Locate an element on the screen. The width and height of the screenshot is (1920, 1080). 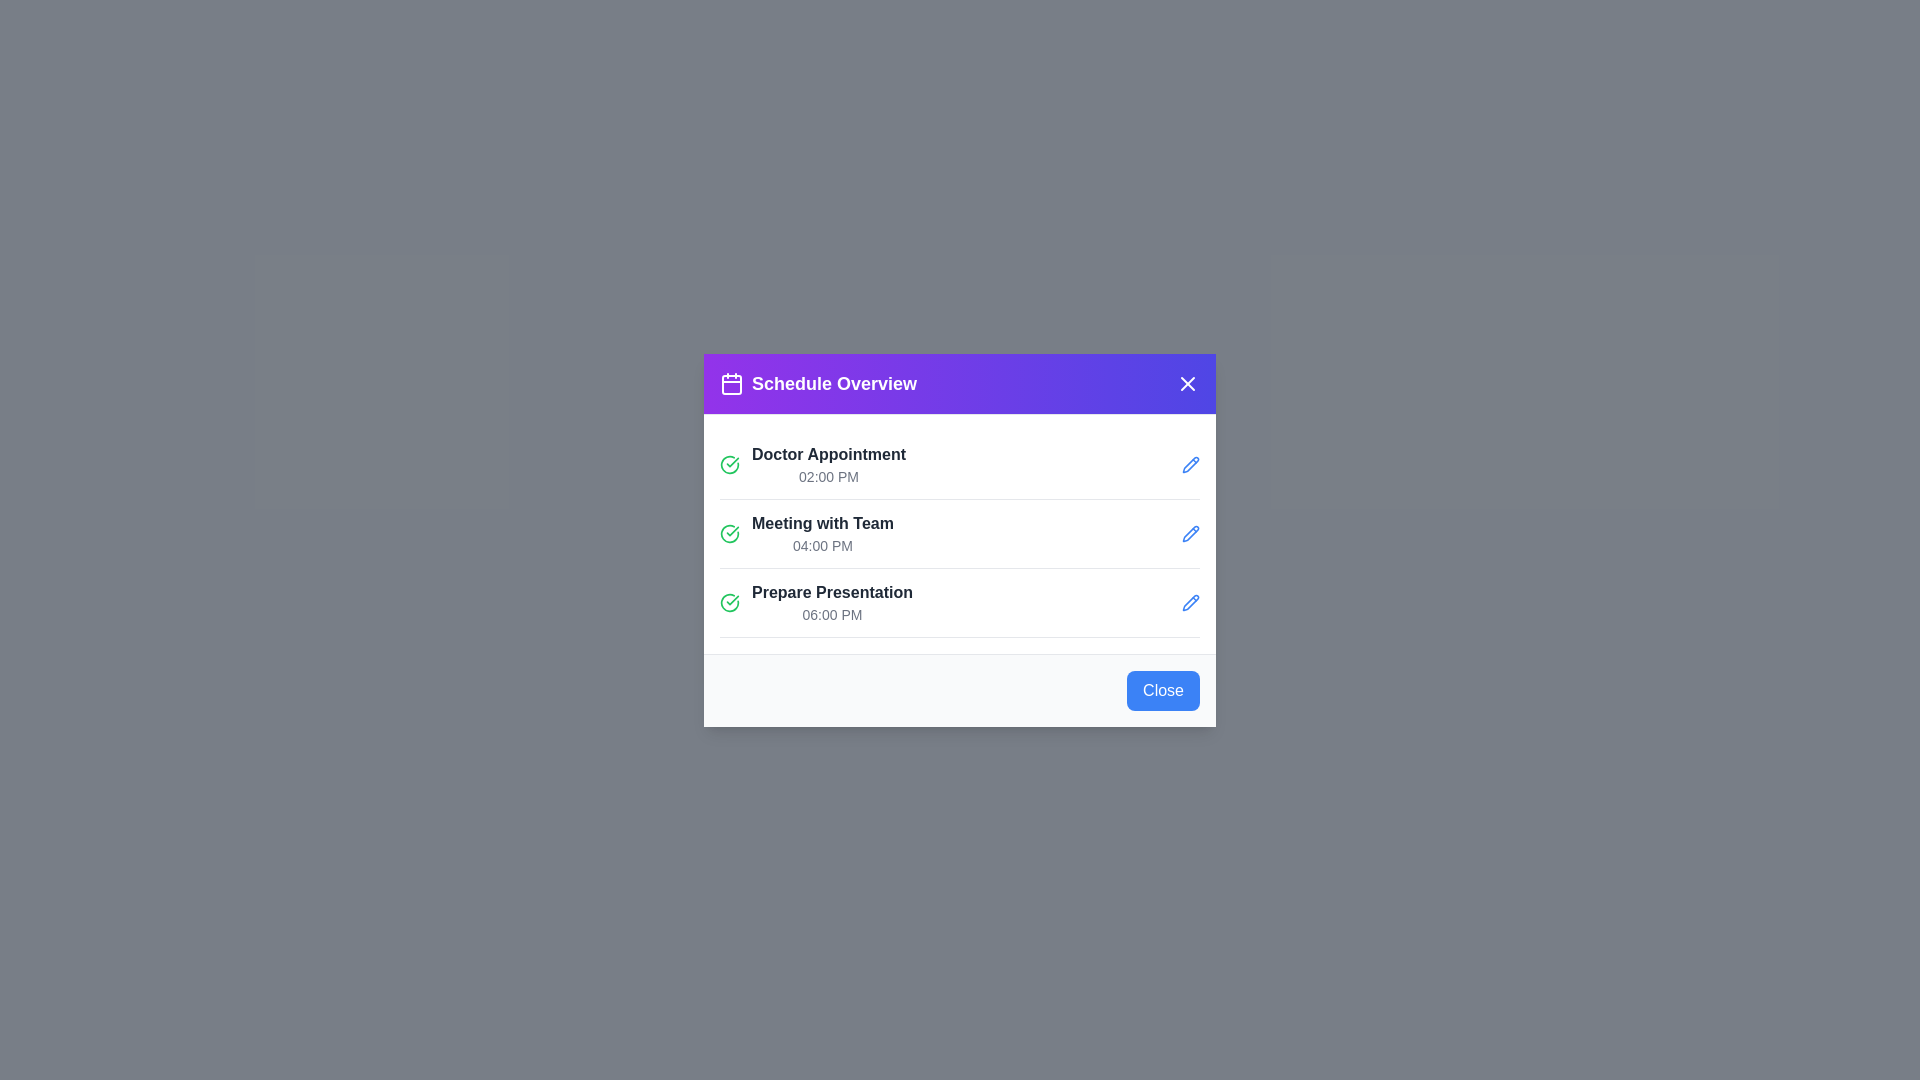
the green circular check icon with a checkmark inside, located to the left of the 'Doctor Appointment' text is located at coordinates (728, 464).